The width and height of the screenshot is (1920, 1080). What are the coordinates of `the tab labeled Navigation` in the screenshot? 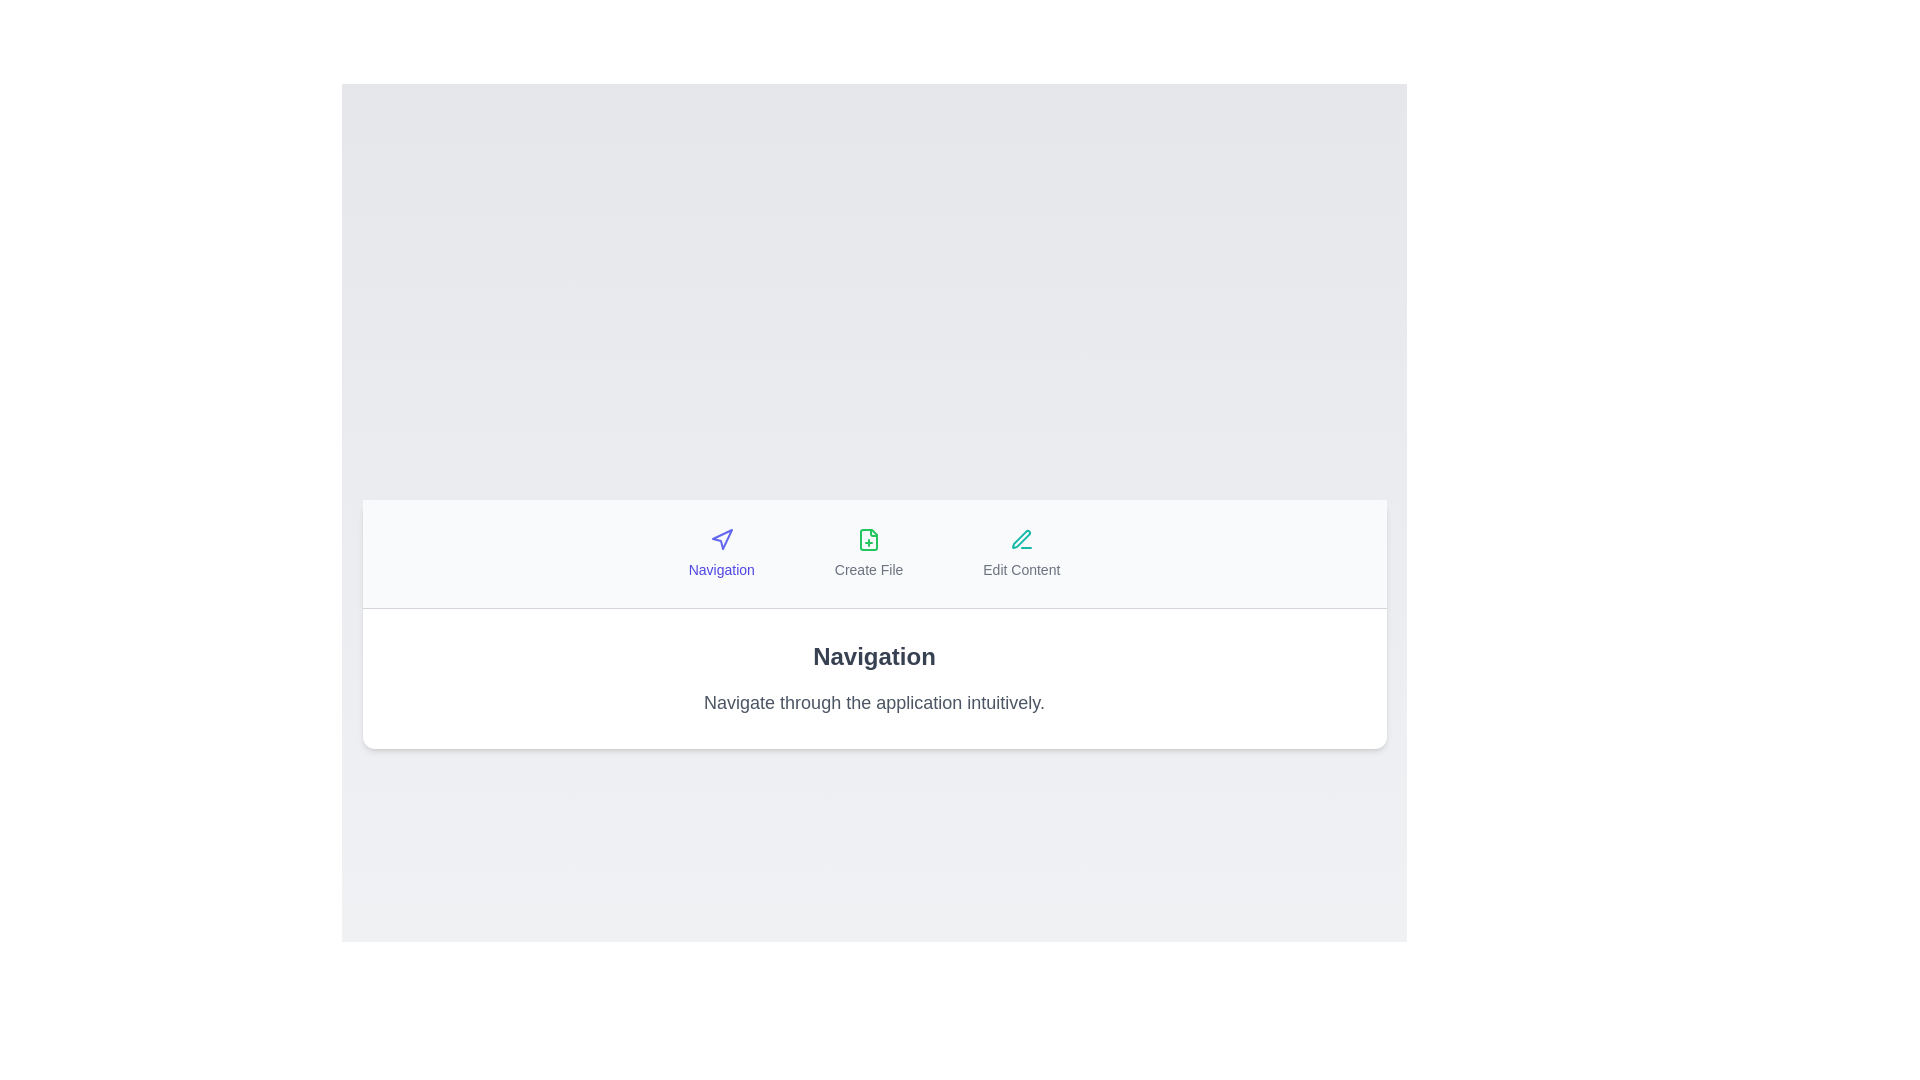 It's located at (720, 553).